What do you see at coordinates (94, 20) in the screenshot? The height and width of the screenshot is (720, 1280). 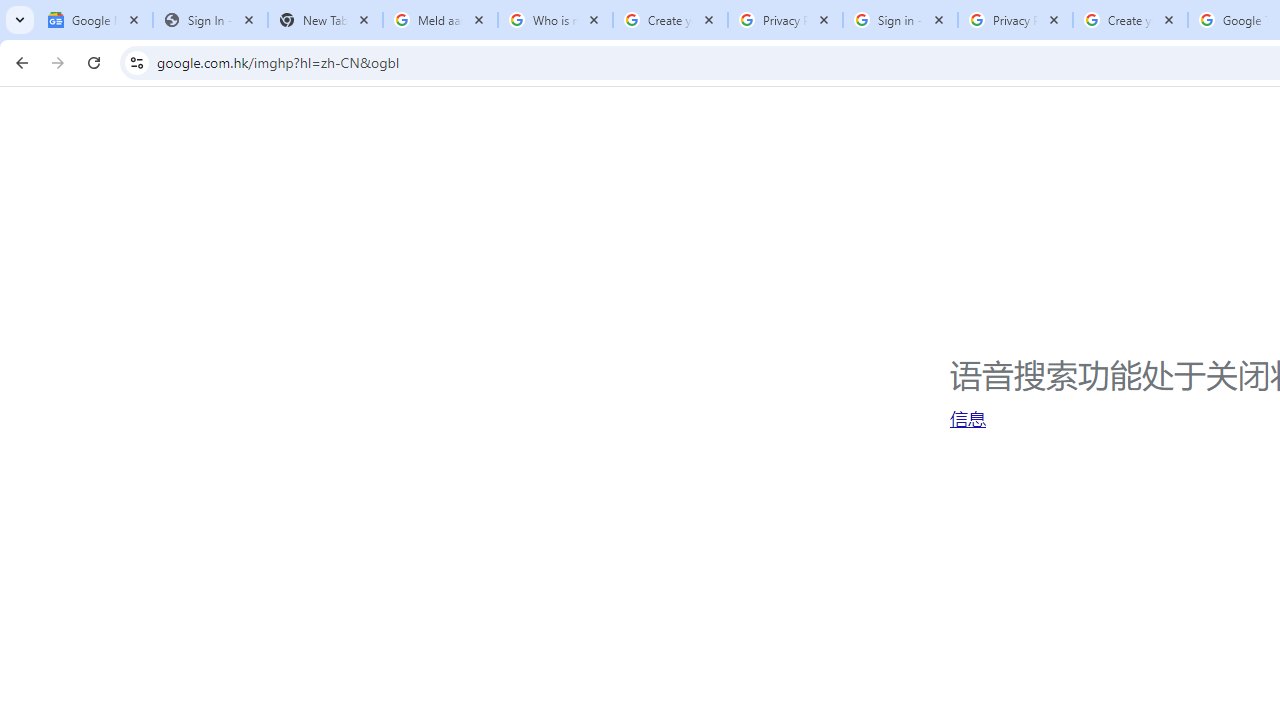 I see `'Google News'` at bounding box center [94, 20].